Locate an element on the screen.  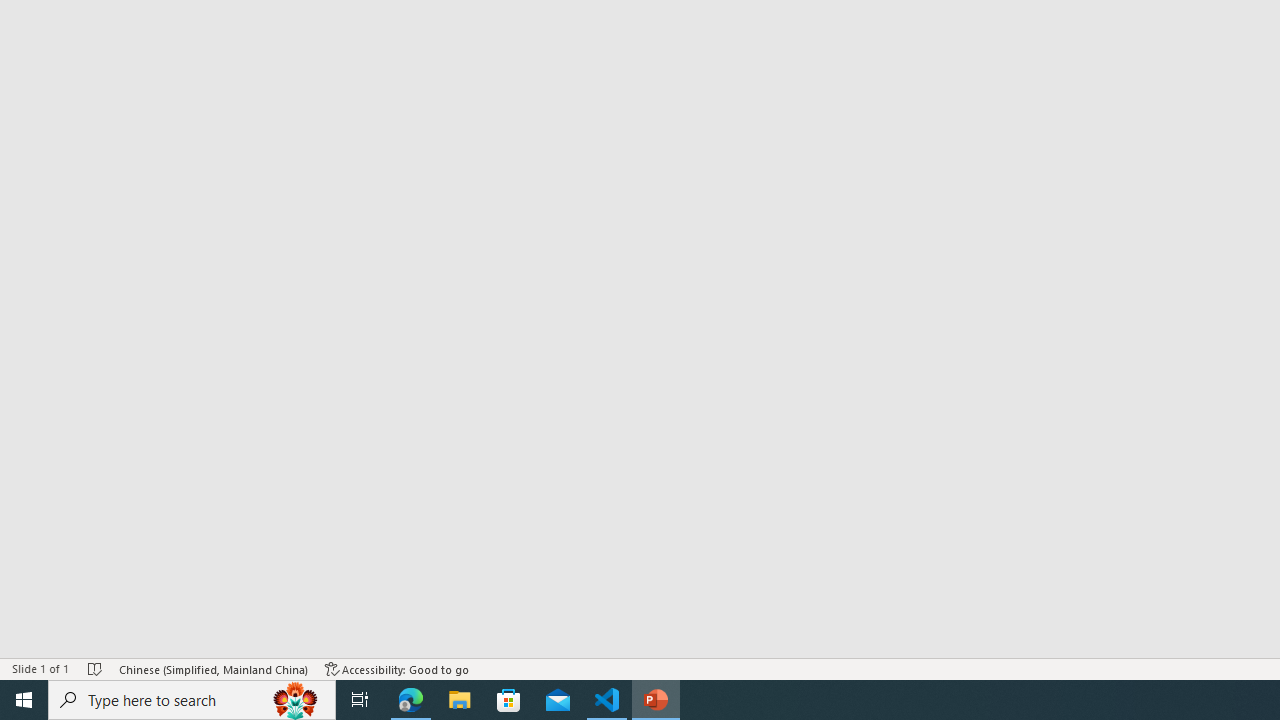
'Spell Check No Errors' is located at coordinates (95, 669).